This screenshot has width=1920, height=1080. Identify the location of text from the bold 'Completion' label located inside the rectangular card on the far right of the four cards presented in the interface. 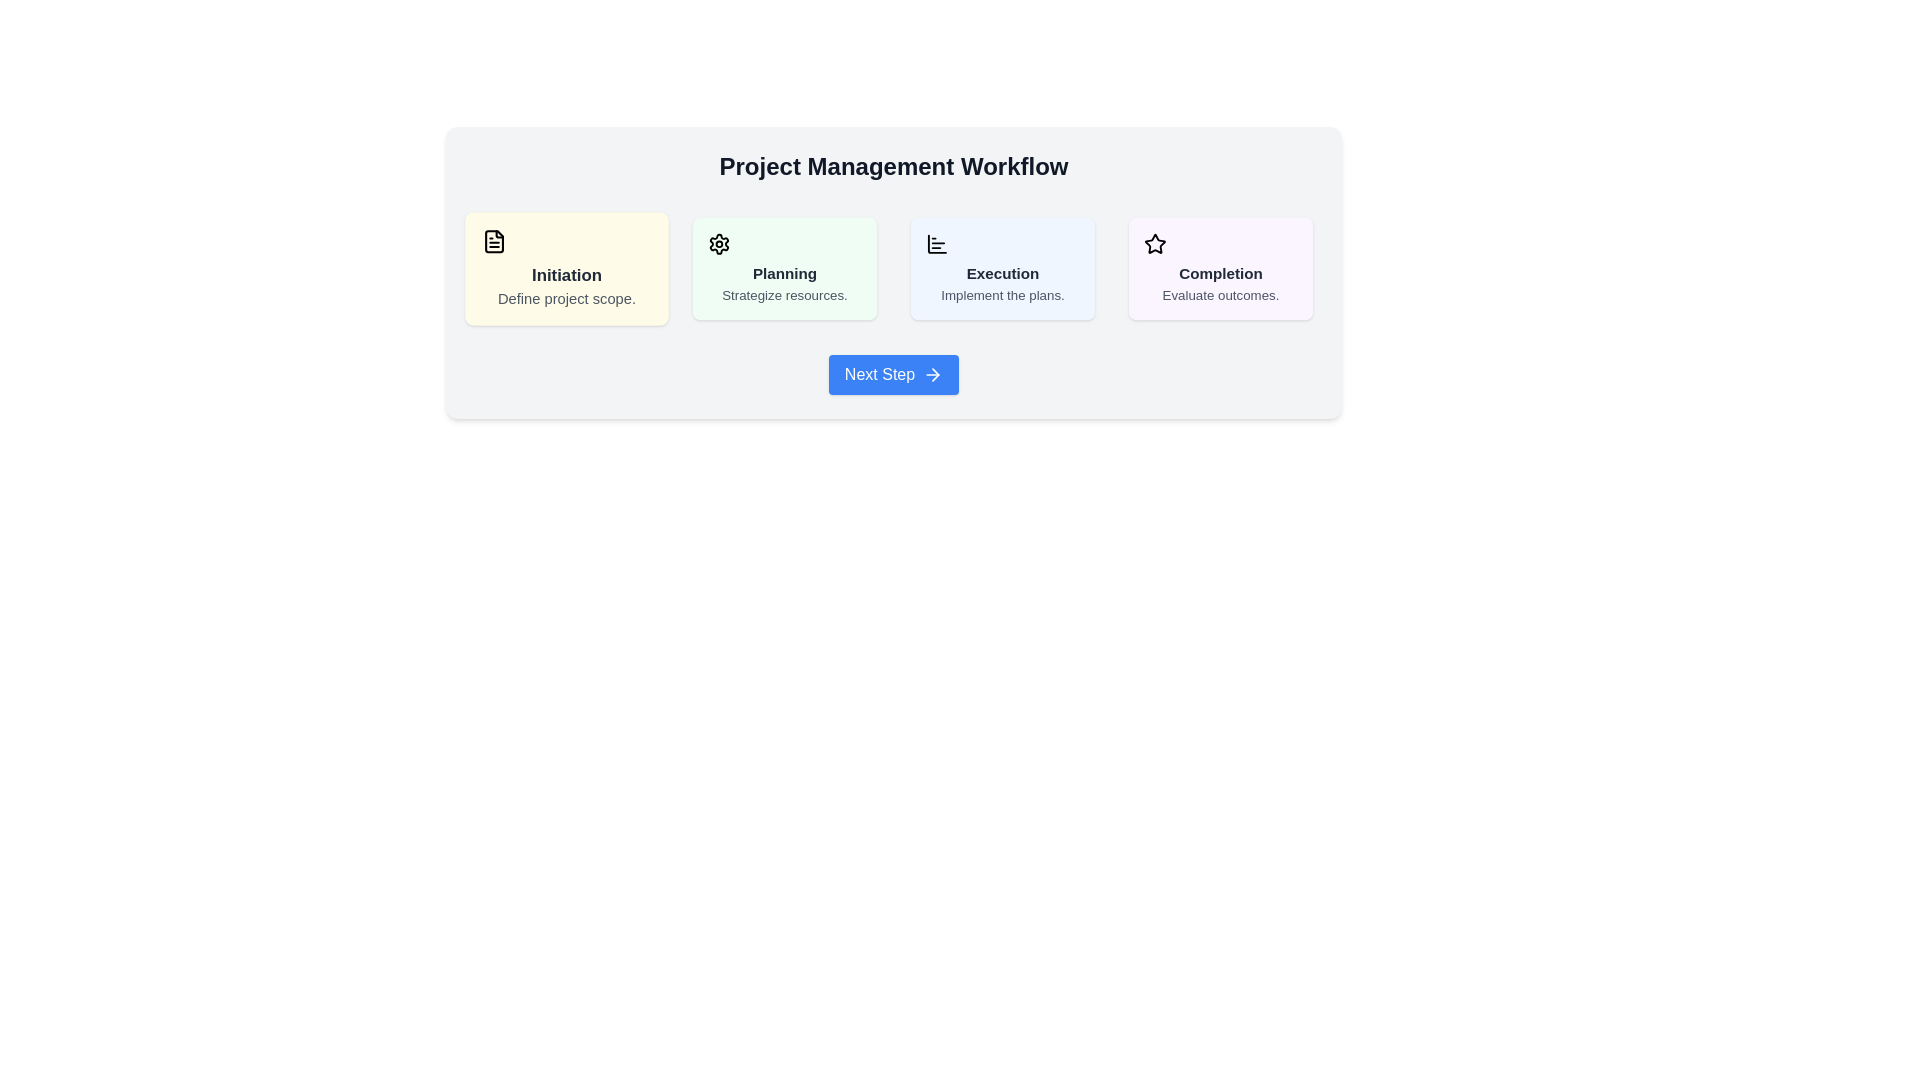
(1219, 273).